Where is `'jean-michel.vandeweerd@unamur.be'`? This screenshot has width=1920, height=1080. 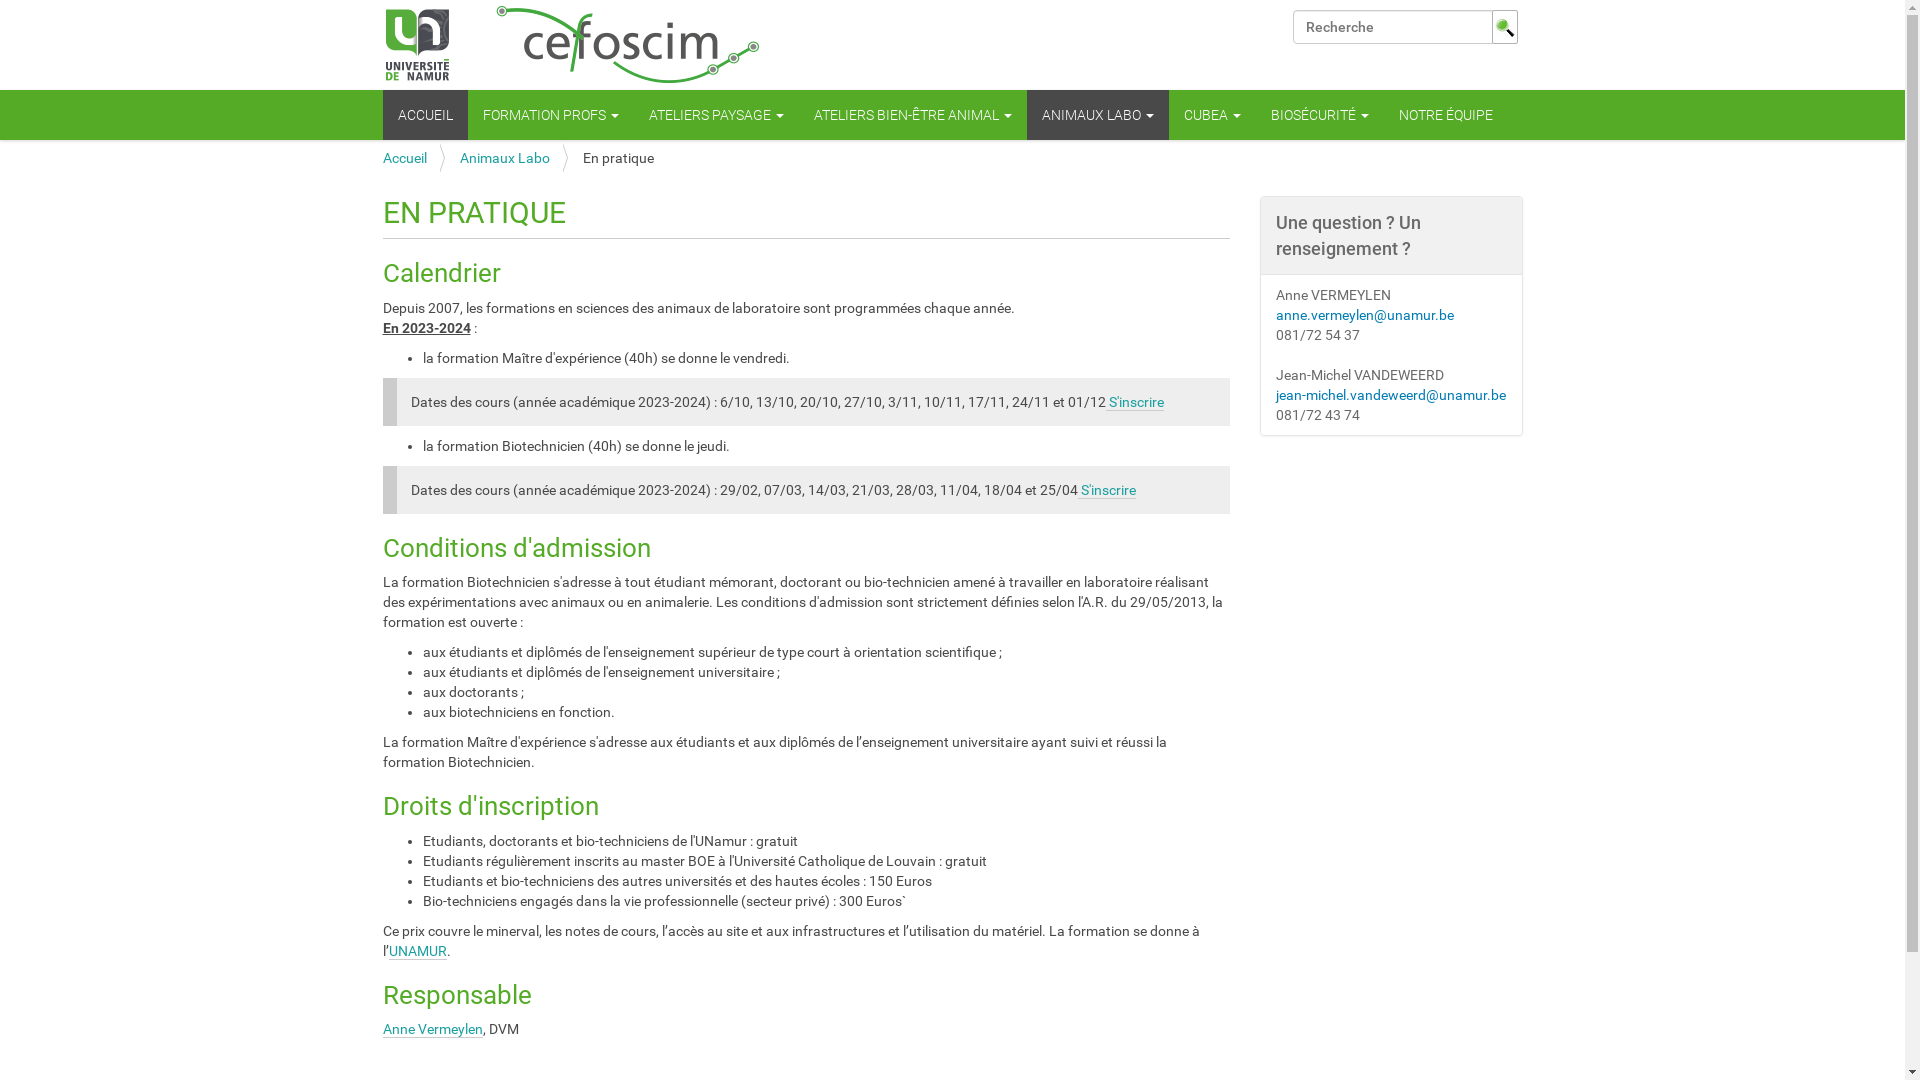
'jean-michel.vandeweerd@unamur.be' is located at coordinates (1390, 394).